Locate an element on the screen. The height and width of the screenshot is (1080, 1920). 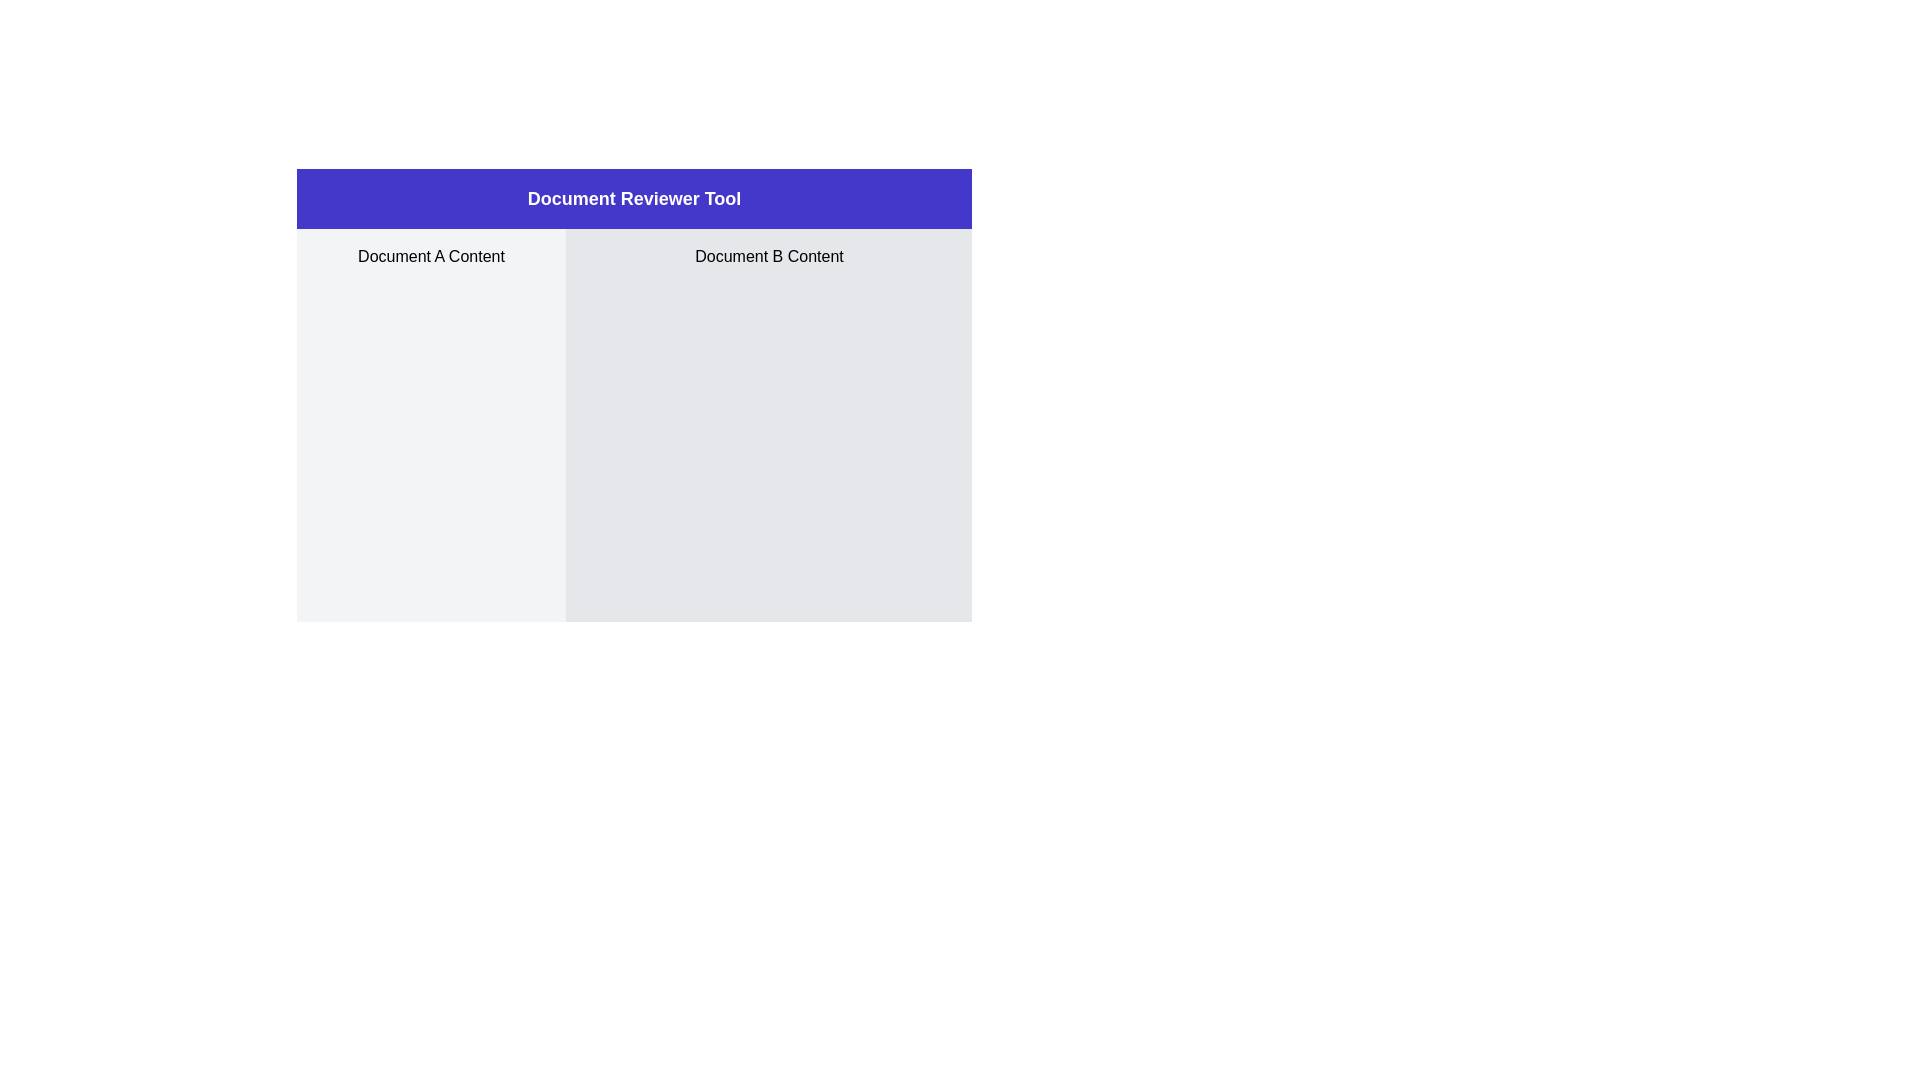
the 'Document B Content' label, which is displayed in bold text on a light gray background in the upper right section of the interface is located at coordinates (768, 256).